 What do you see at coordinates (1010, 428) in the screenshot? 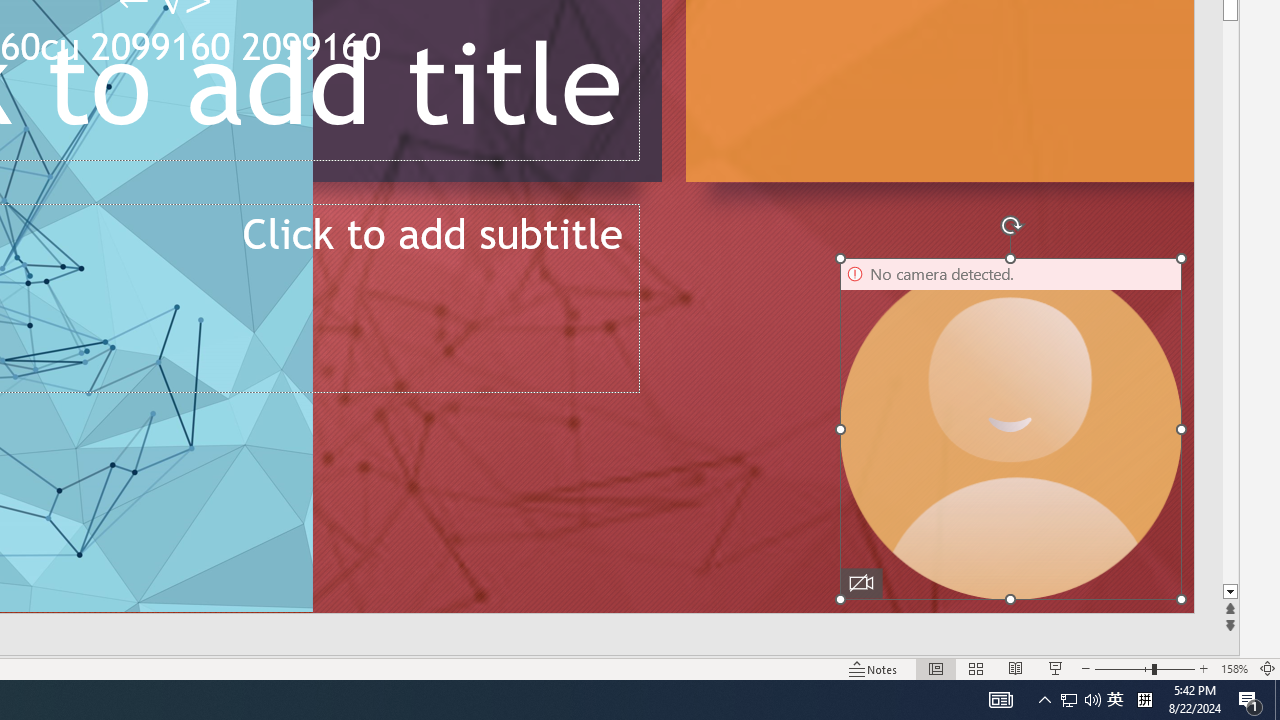
I see `'Camera 16, No camera detected.'` at bounding box center [1010, 428].